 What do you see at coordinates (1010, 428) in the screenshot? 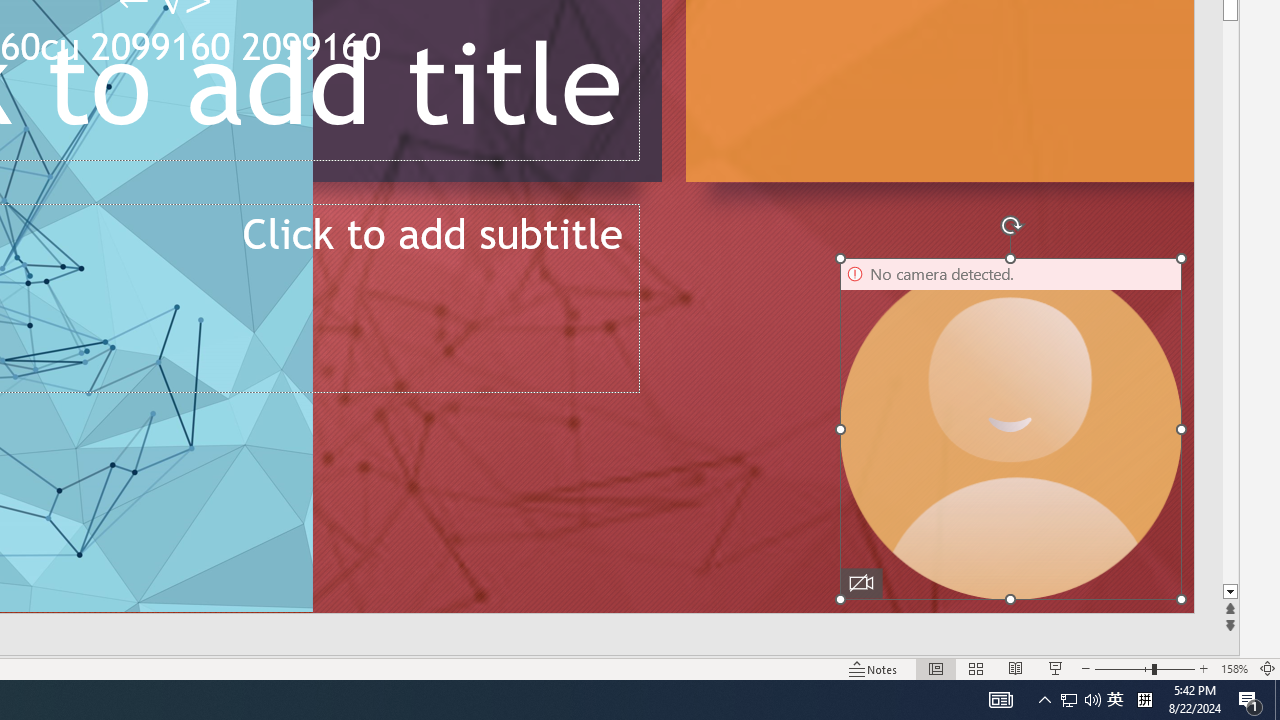
I see `'Camera 16, No camera detected.'` at bounding box center [1010, 428].